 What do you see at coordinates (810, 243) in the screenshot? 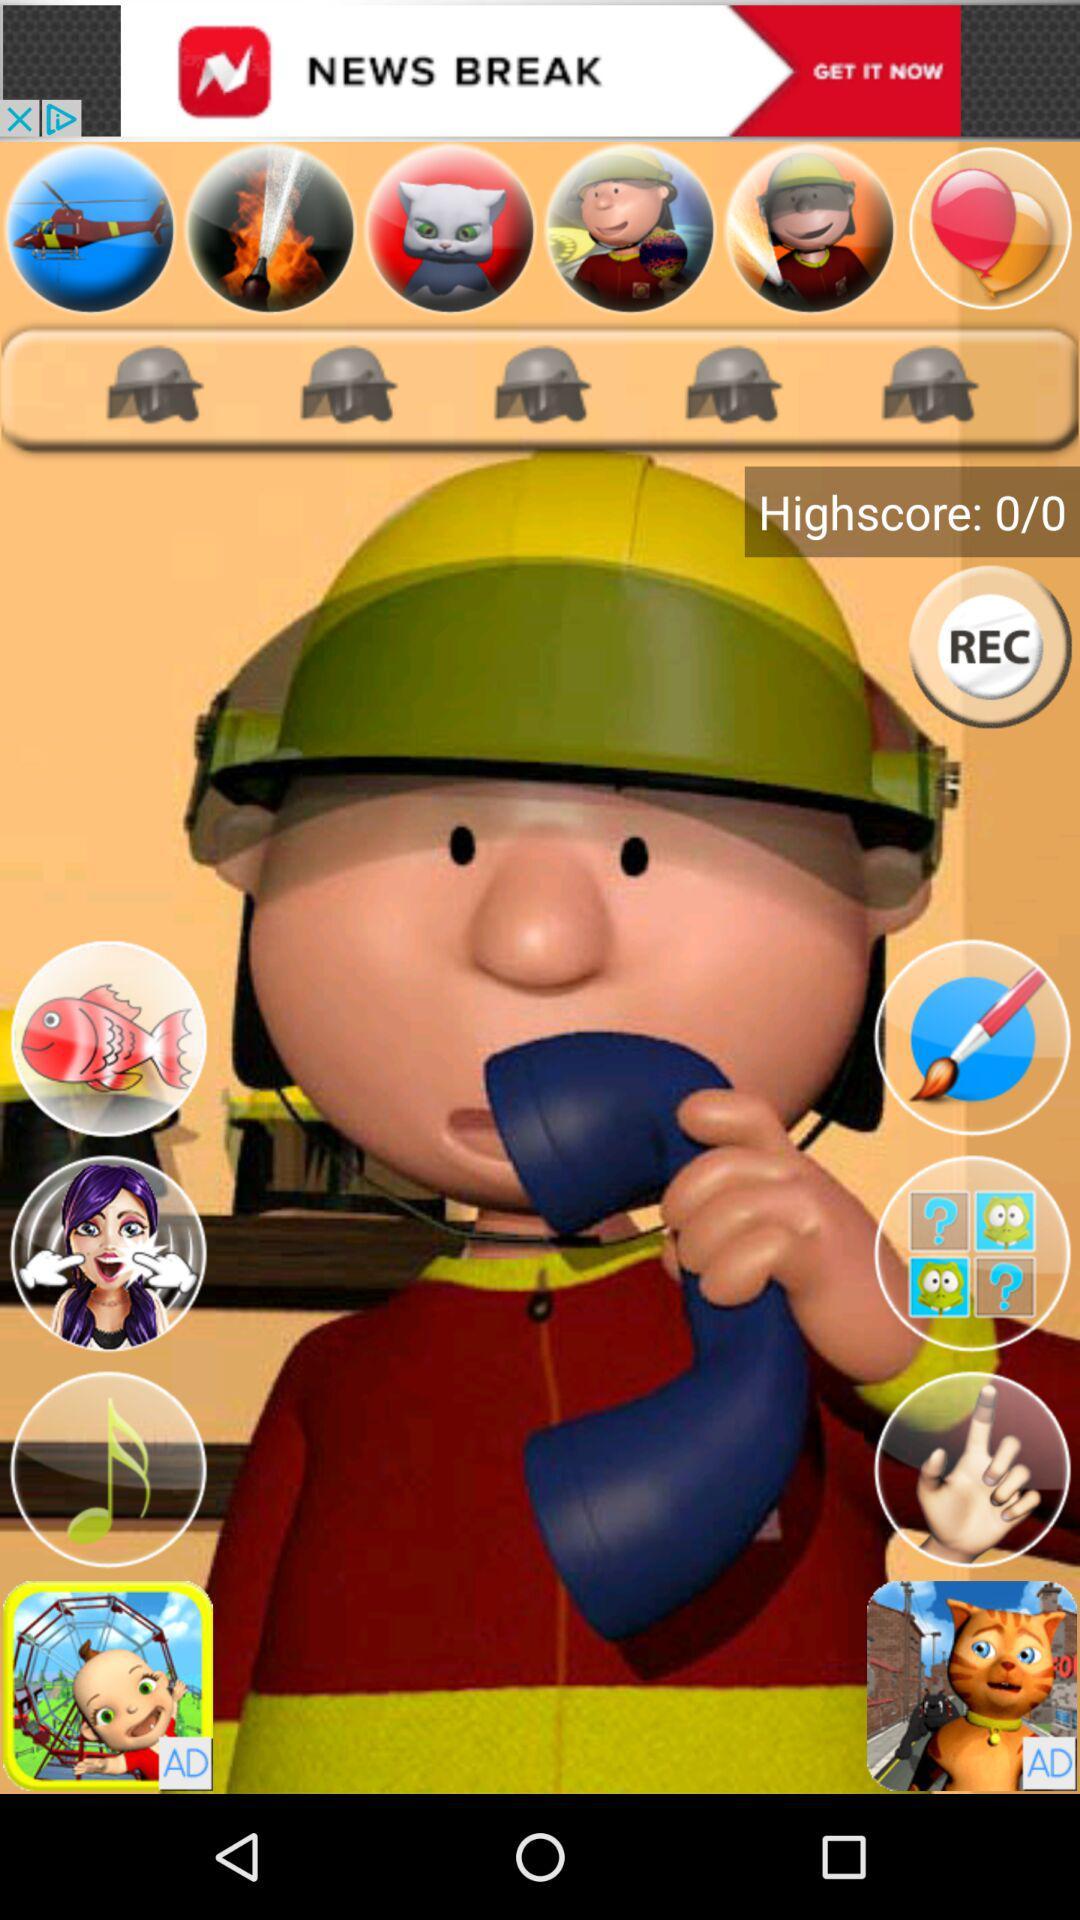
I see `the avatar icon` at bounding box center [810, 243].